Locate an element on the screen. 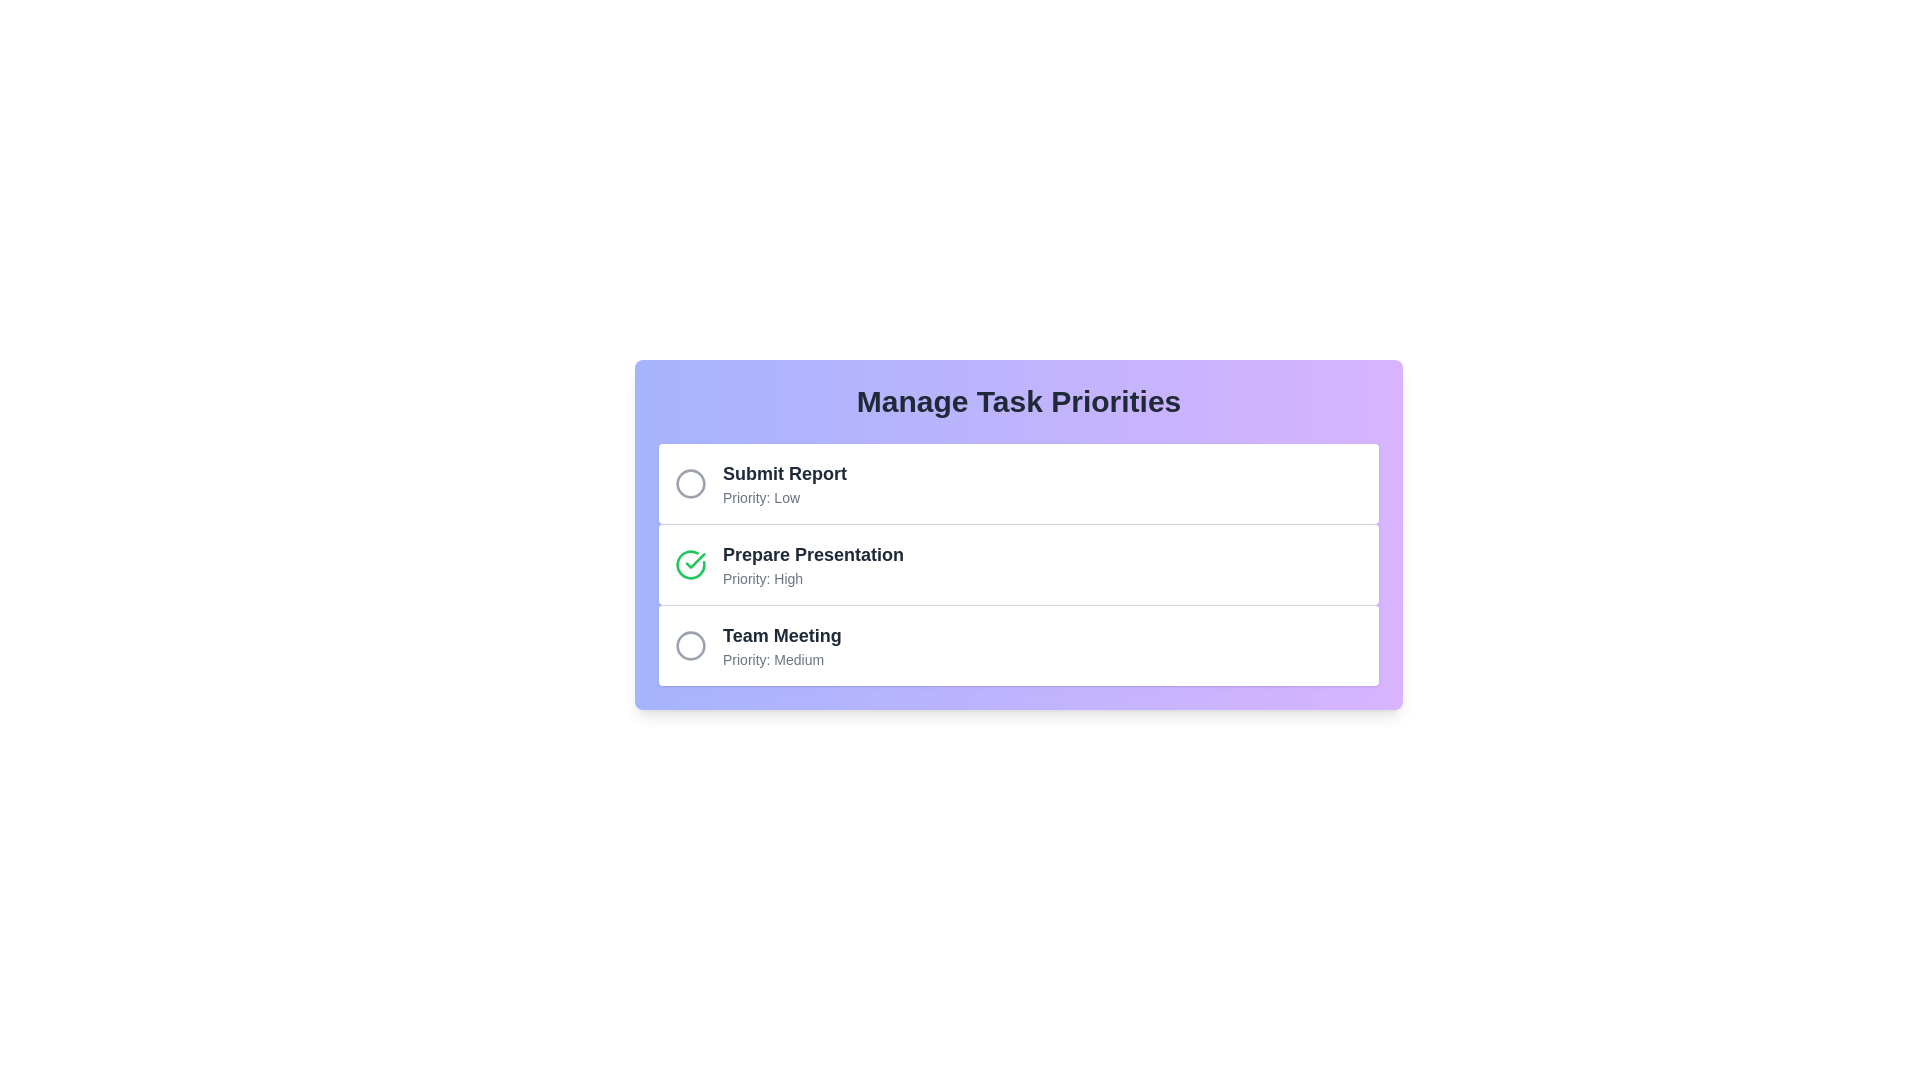  the task Team Meeting to observe hover effects is located at coordinates (691, 645).